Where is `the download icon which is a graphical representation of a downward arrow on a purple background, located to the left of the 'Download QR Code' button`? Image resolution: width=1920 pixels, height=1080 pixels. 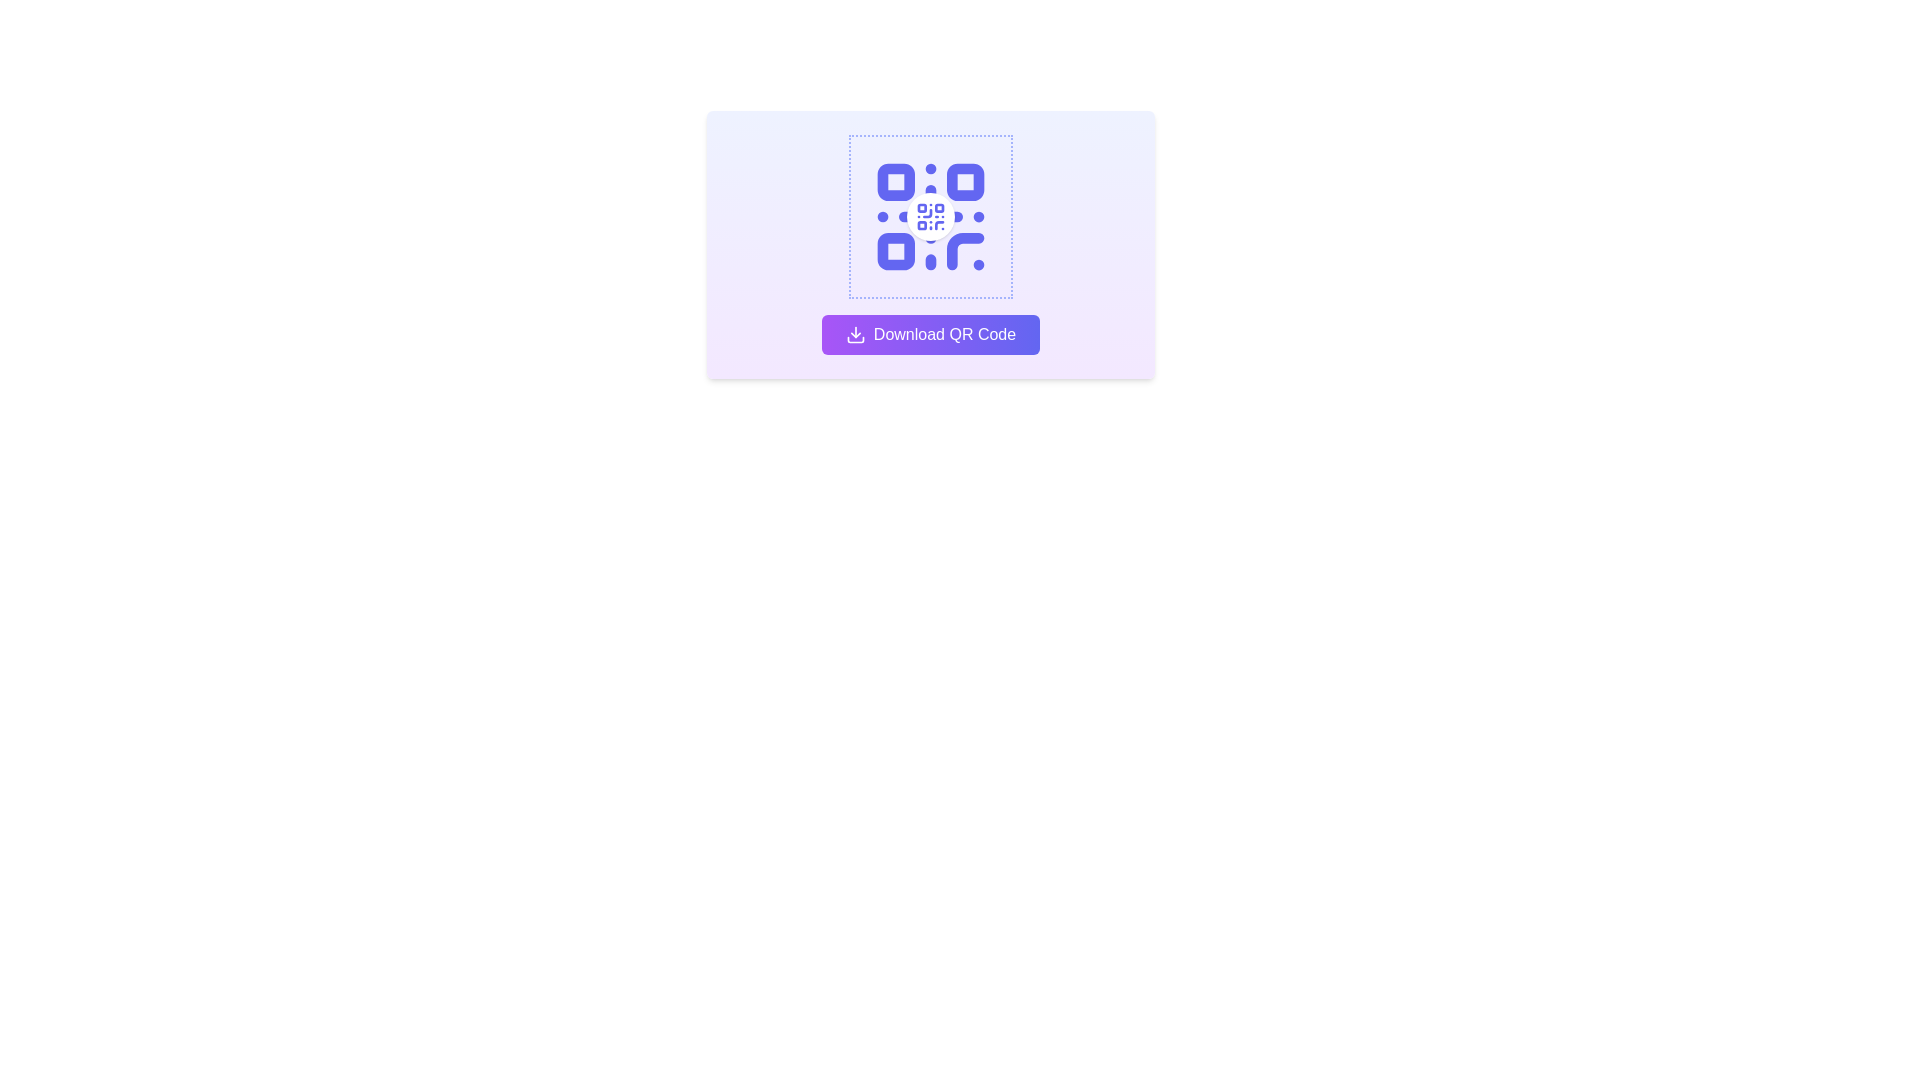
the download icon which is a graphical representation of a downward arrow on a purple background, located to the left of the 'Download QR Code' button is located at coordinates (855, 334).